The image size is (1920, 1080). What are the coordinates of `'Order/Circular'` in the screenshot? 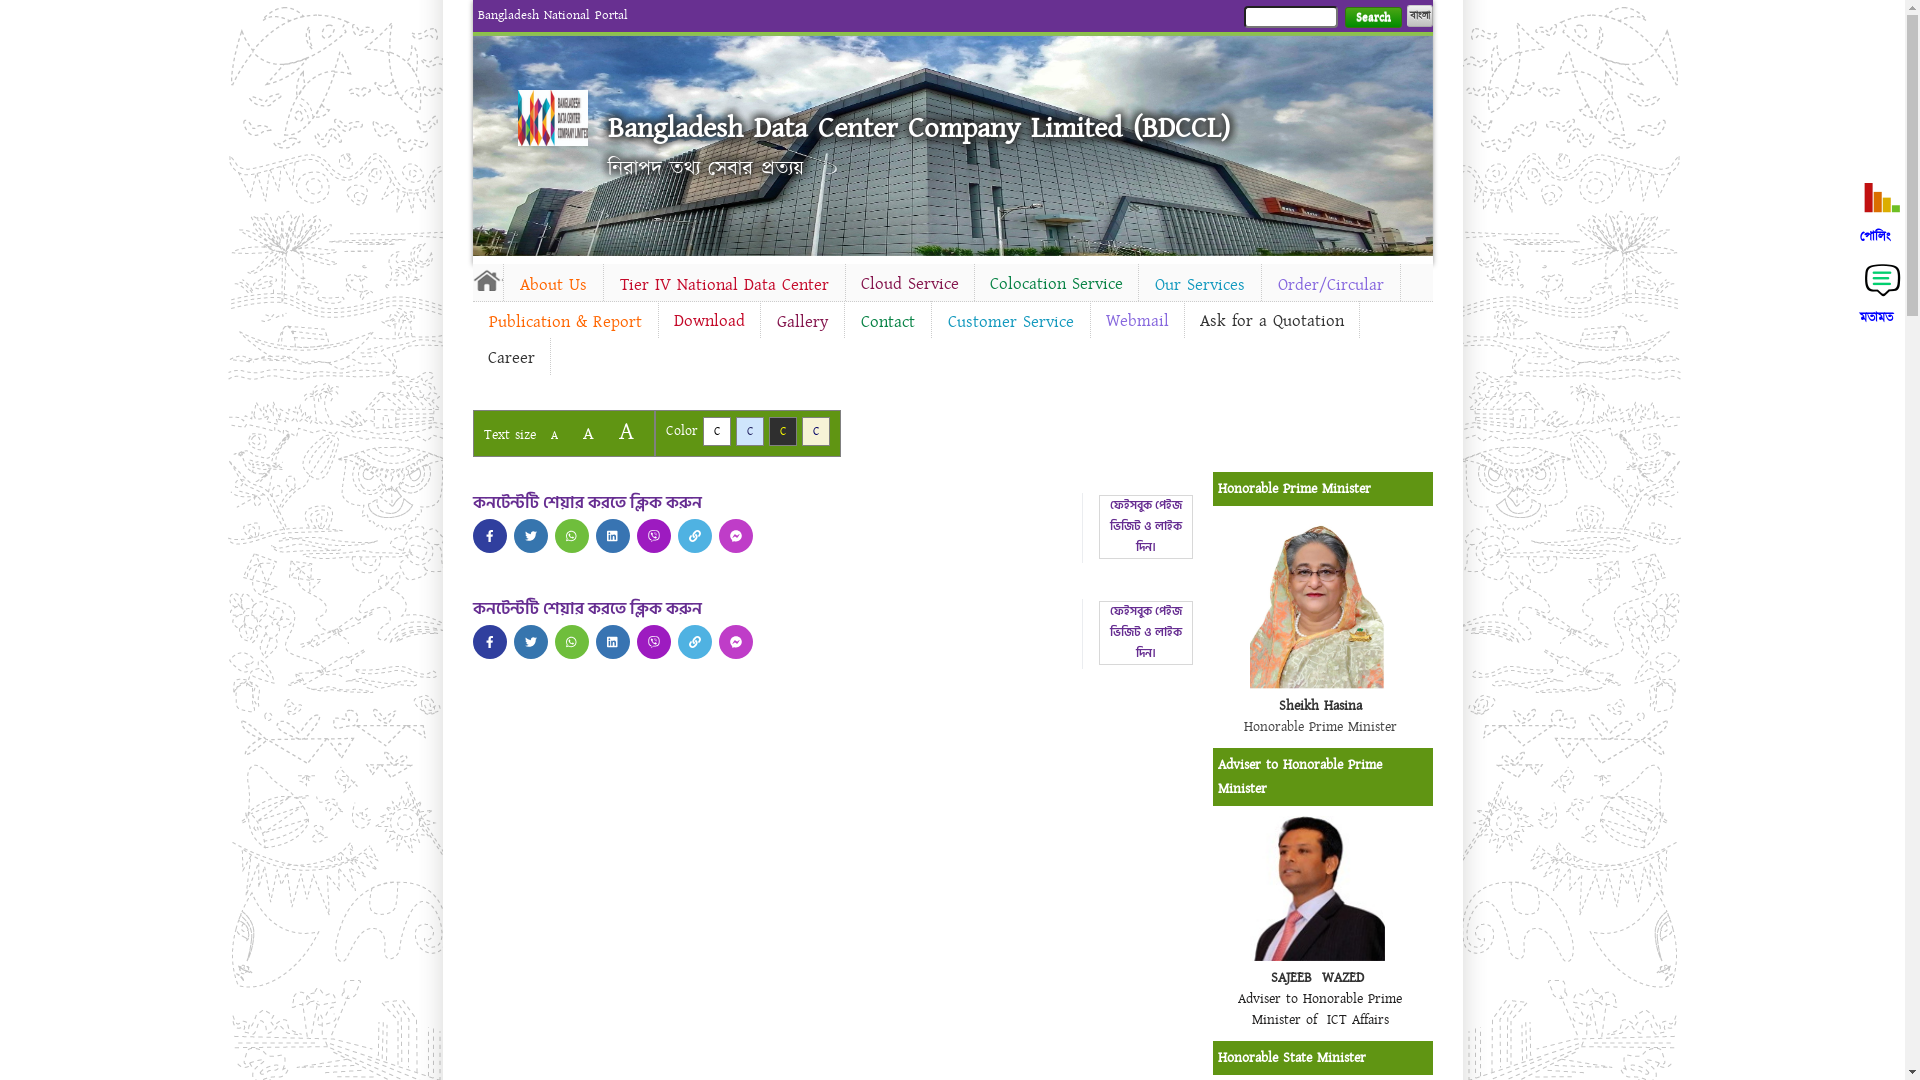 It's located at (1330, 285).